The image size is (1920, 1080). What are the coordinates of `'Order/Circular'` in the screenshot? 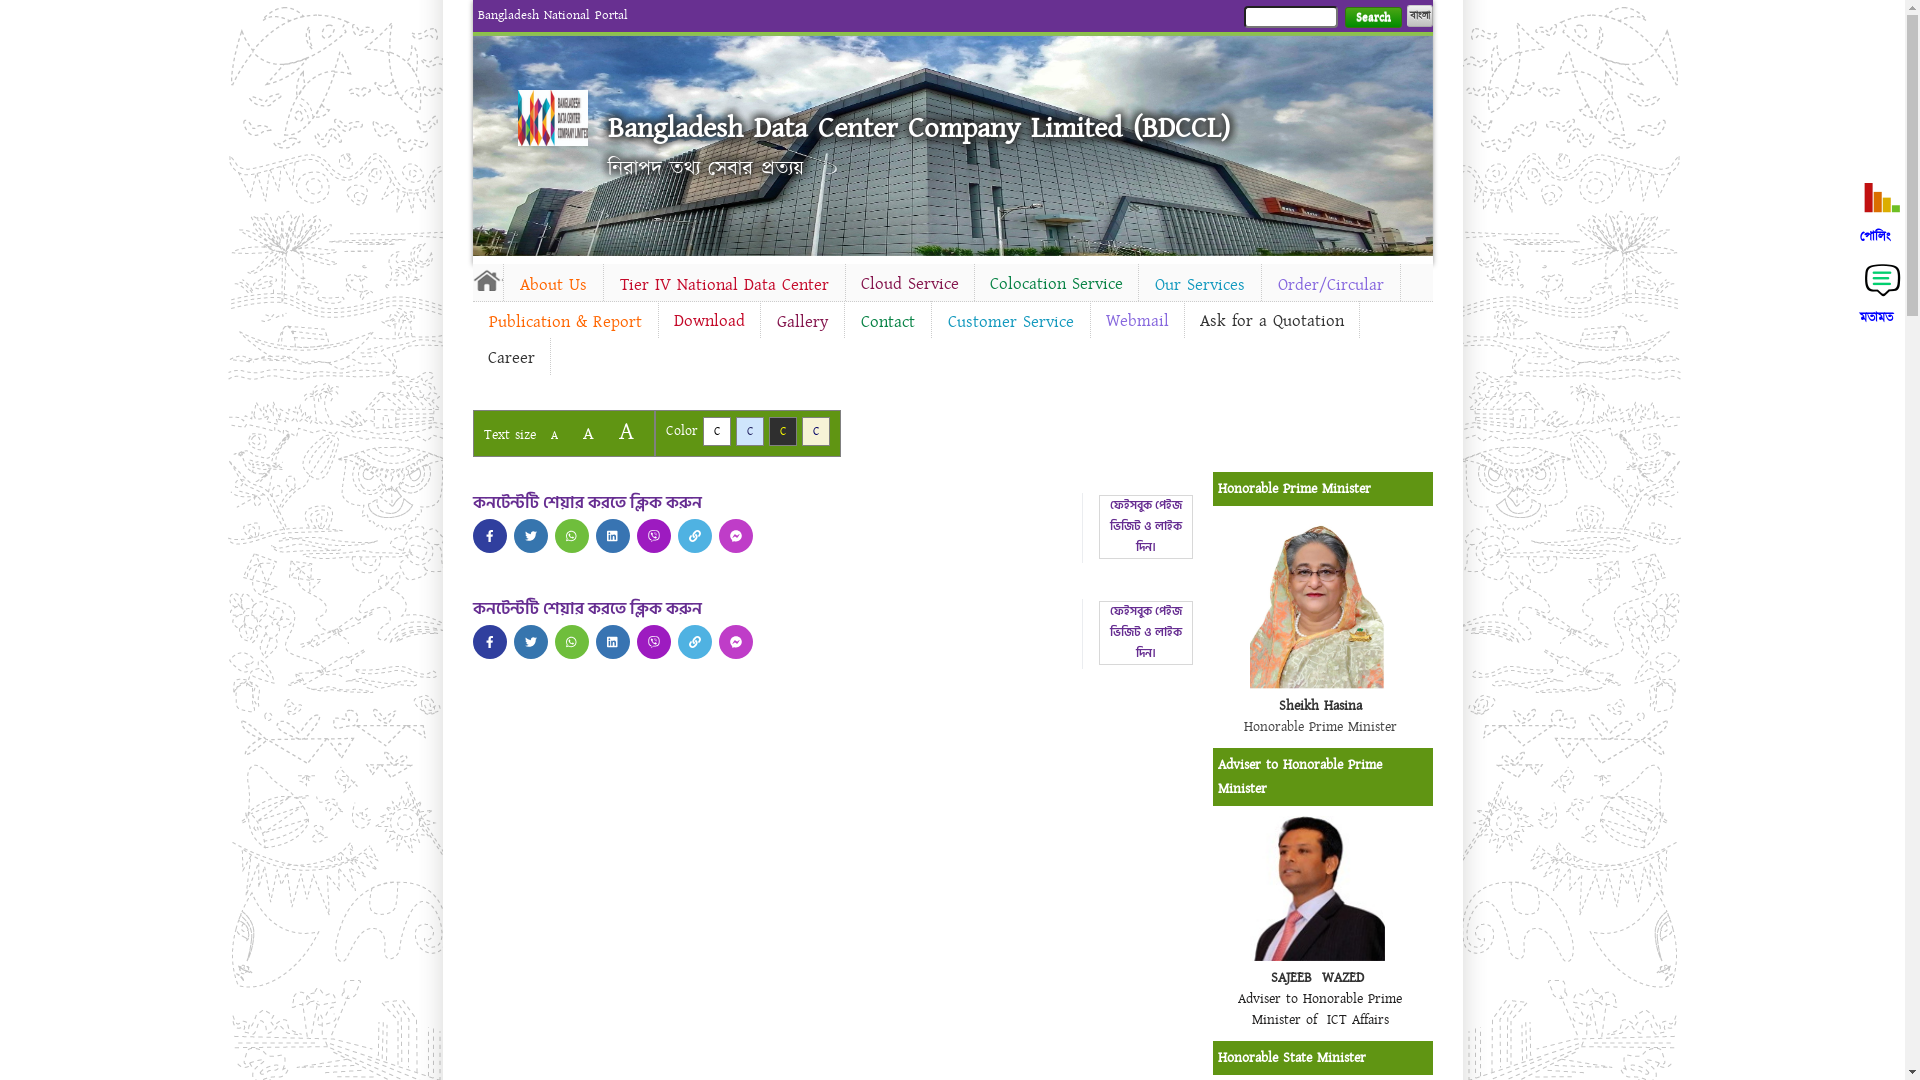 It's located at (1330, 285).